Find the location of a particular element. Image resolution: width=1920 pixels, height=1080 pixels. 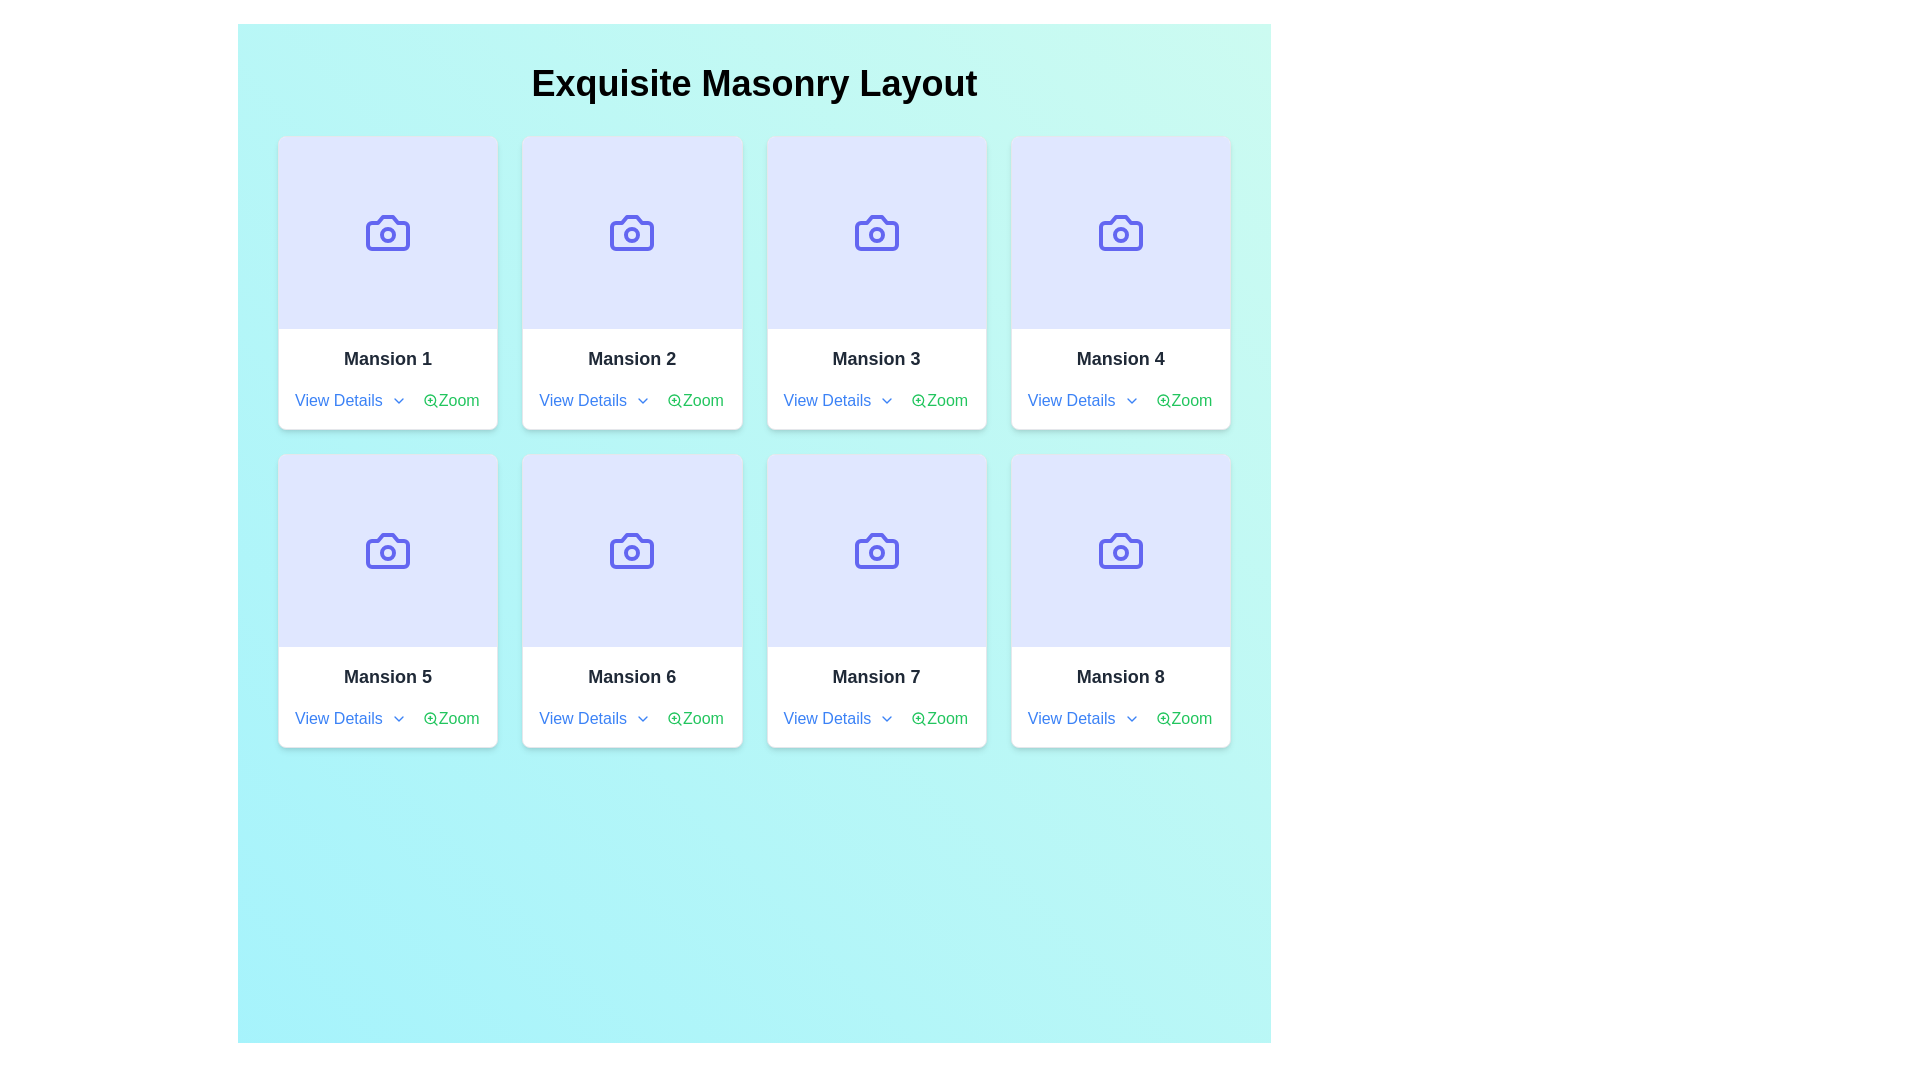

the interactive link with an icon located to the right of the 'View Details' link within the 'Mansion 3' card is located at coordinates (938, 401).